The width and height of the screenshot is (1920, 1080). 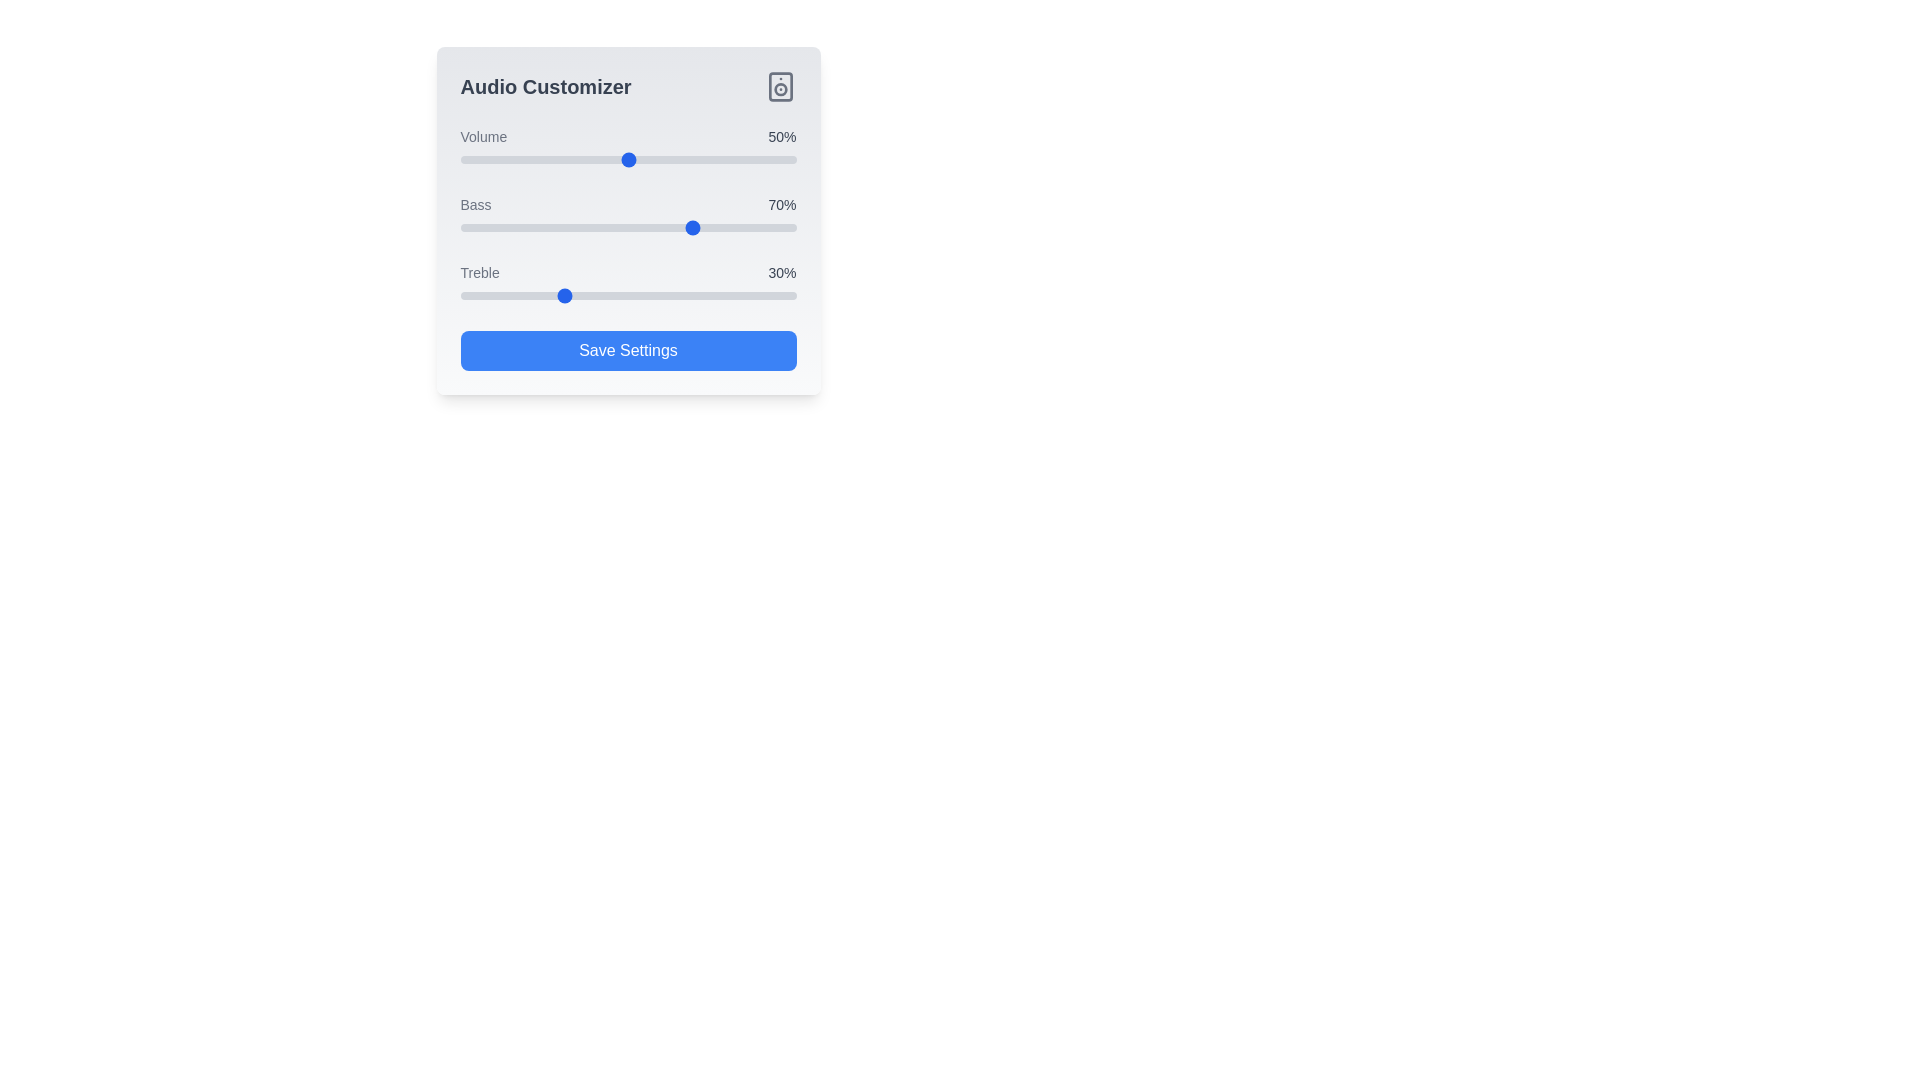 I want to click on the treble slider to set the treble level to 62%, so click(x=668, y=296).